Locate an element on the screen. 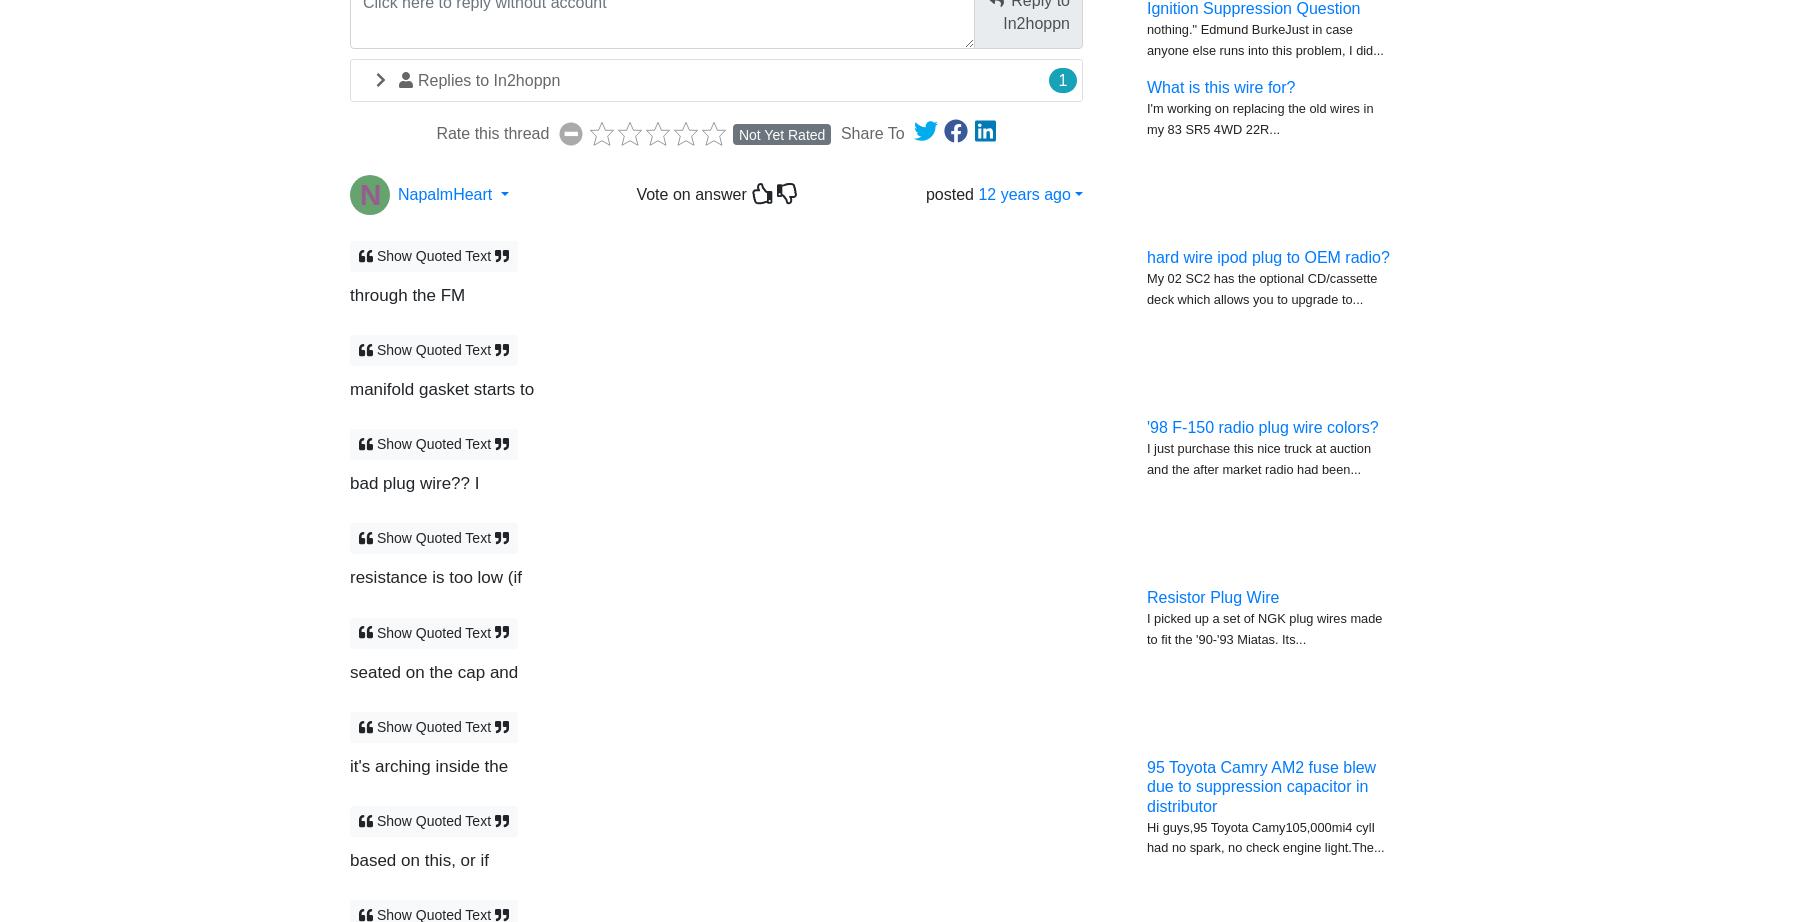  'Hi guys,95 Toyota Camy105,000mi4 cylI had no spark,  no check engine light.The...' is located at coordinates (1265, 835).